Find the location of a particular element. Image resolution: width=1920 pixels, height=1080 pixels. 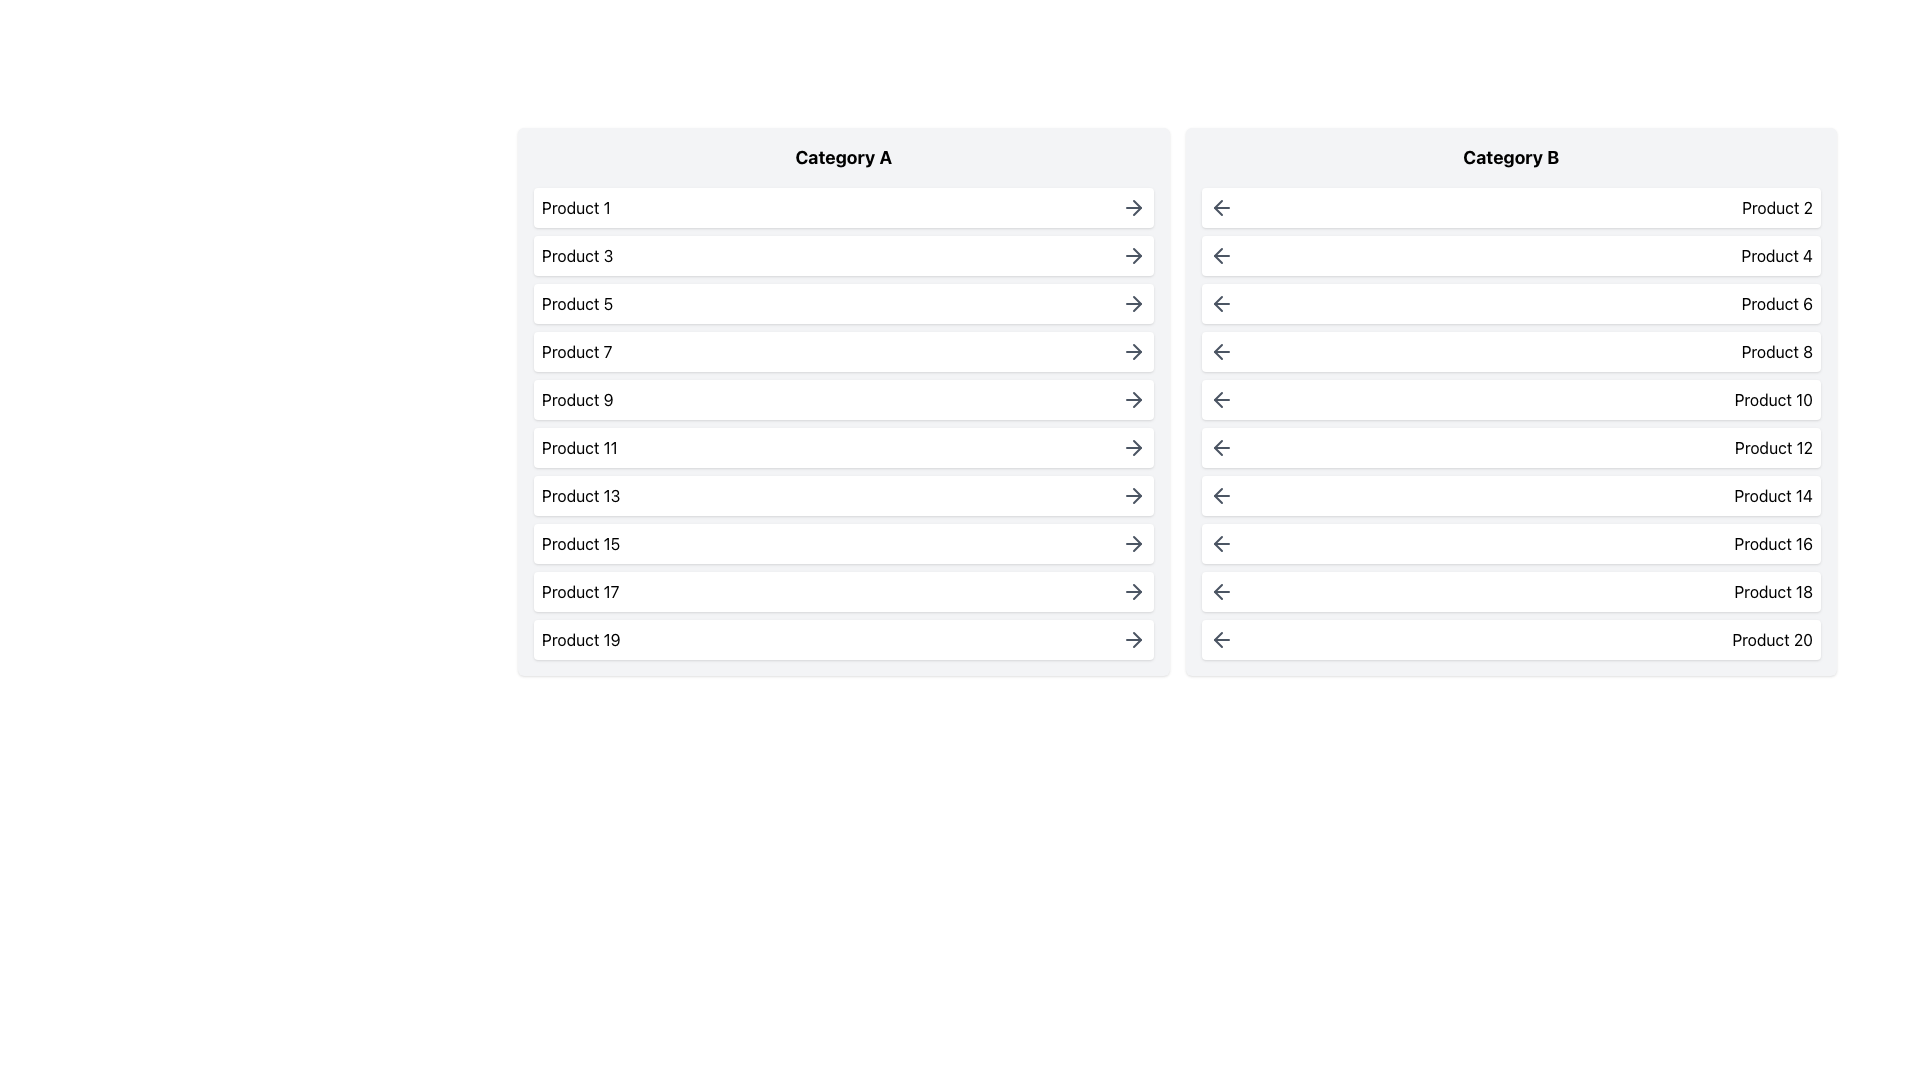

the text label 'Product 1' which is located in the first row of the 'Category A' column in the UI table layout, styled with a standard sans-serif font in black, inside a white box with rounded corners is located at coordinates (575, 208).